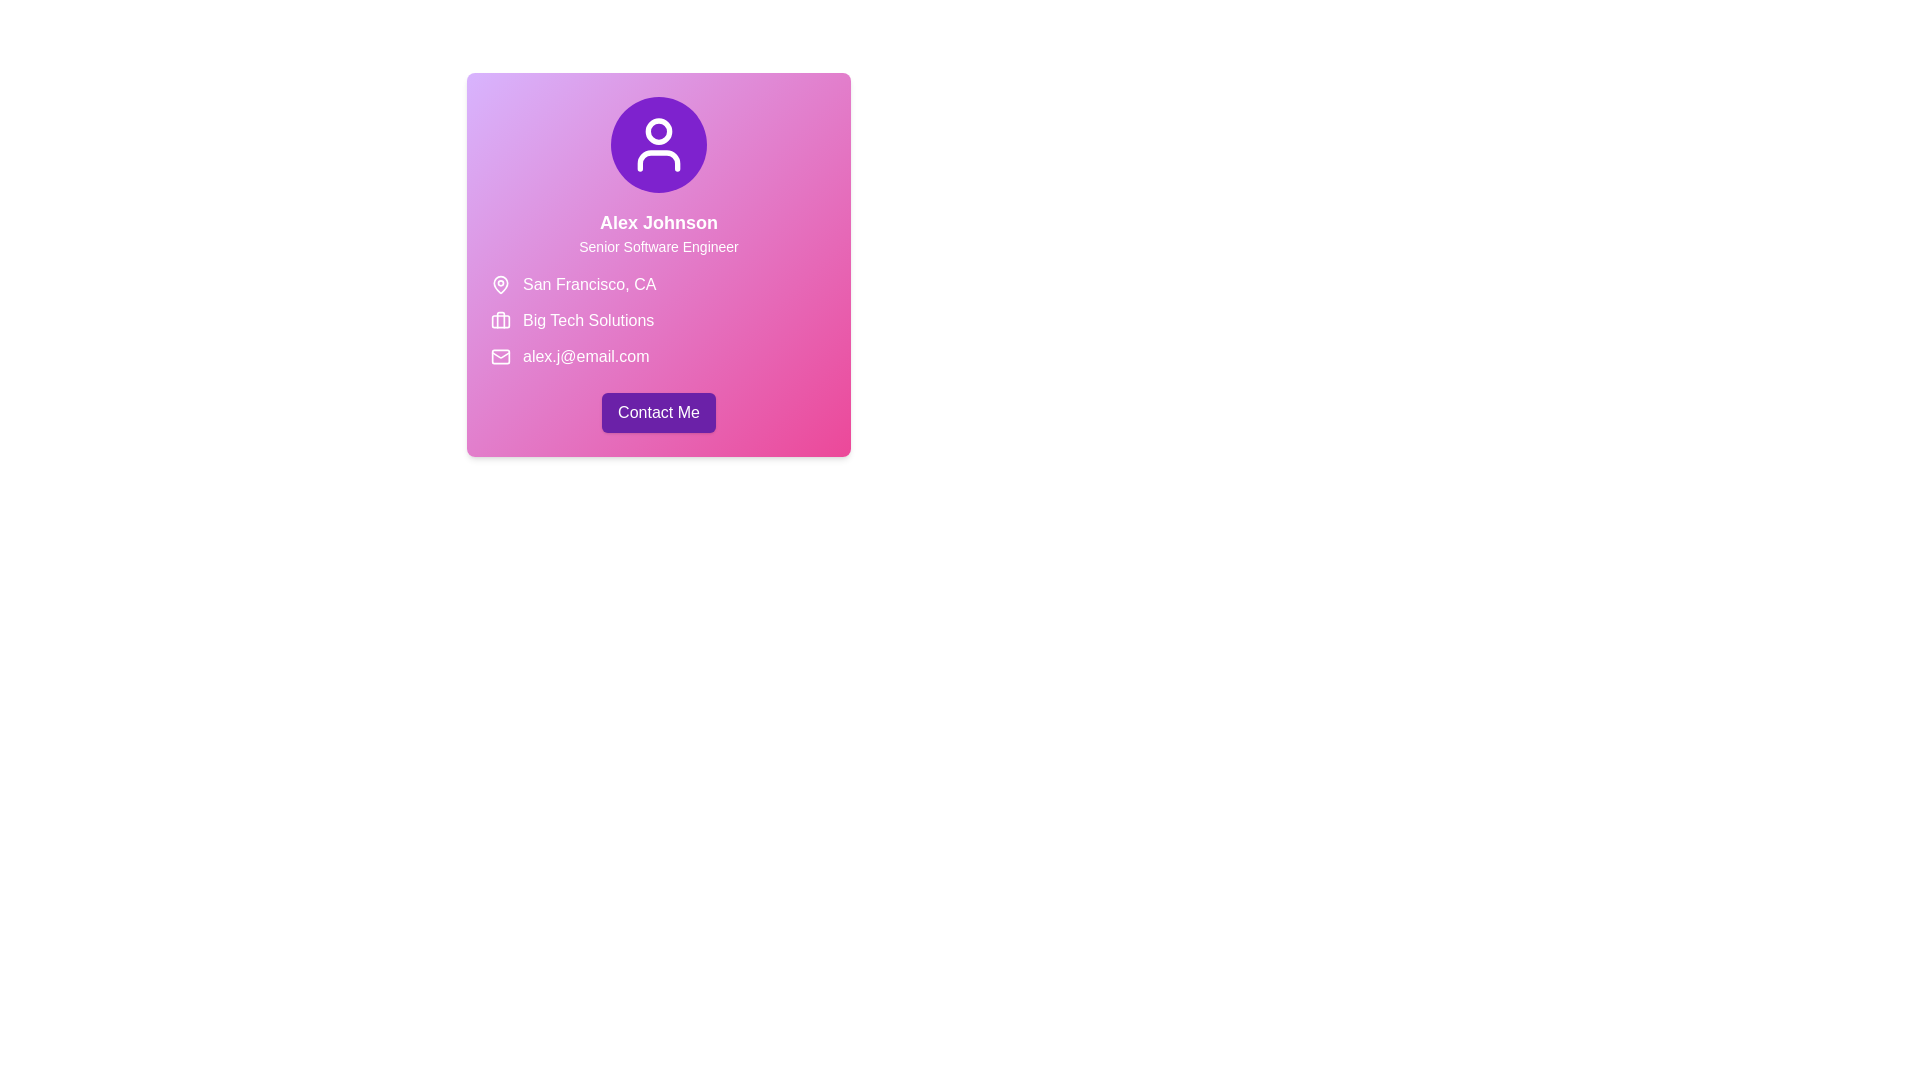  Describe the element at coordinates (658, 411) in the screenshot. I see `the call-to-action button located at the bottom center of the card component containing personal details about 'Alex Johnson'` at that location.